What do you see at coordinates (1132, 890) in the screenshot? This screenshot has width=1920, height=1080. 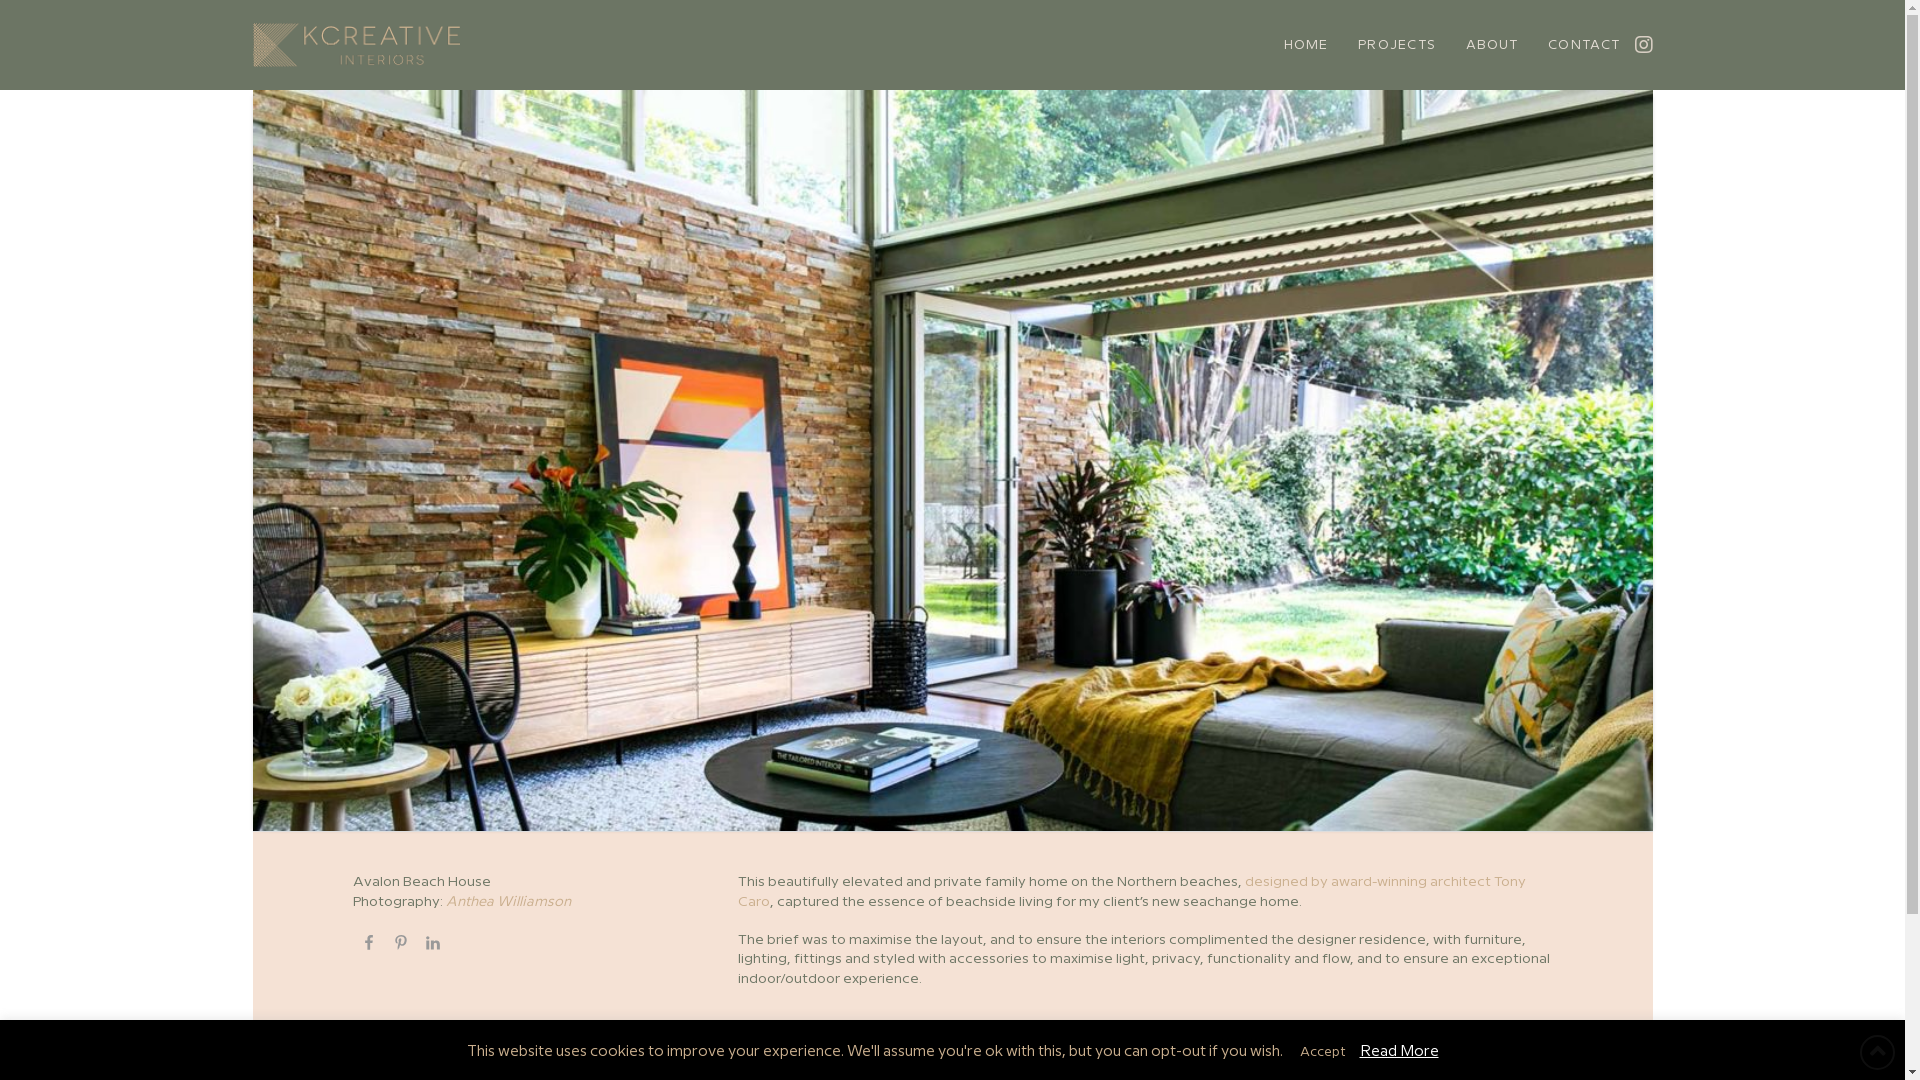 I see `'designed by award-winning architect Tony Caro'` at bounding box center [1132, 890].